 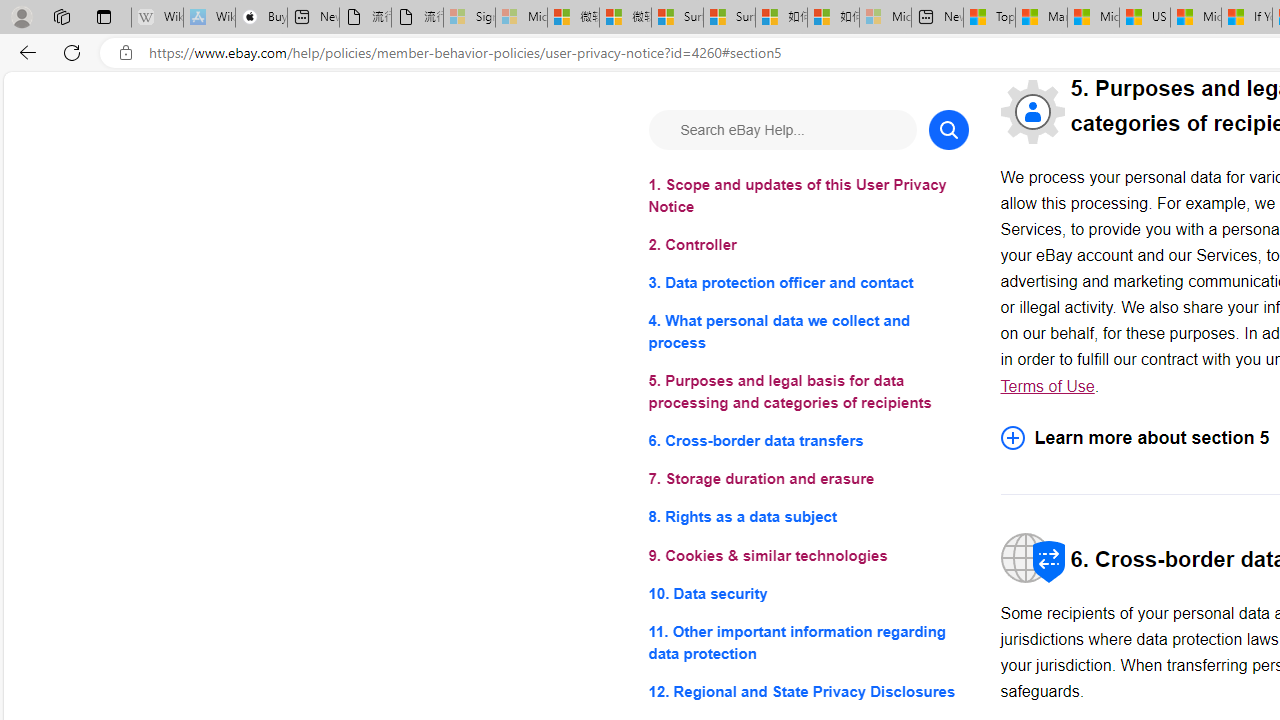 I want to click on '8. Rights as a data subject', so click(x=808, y=516).